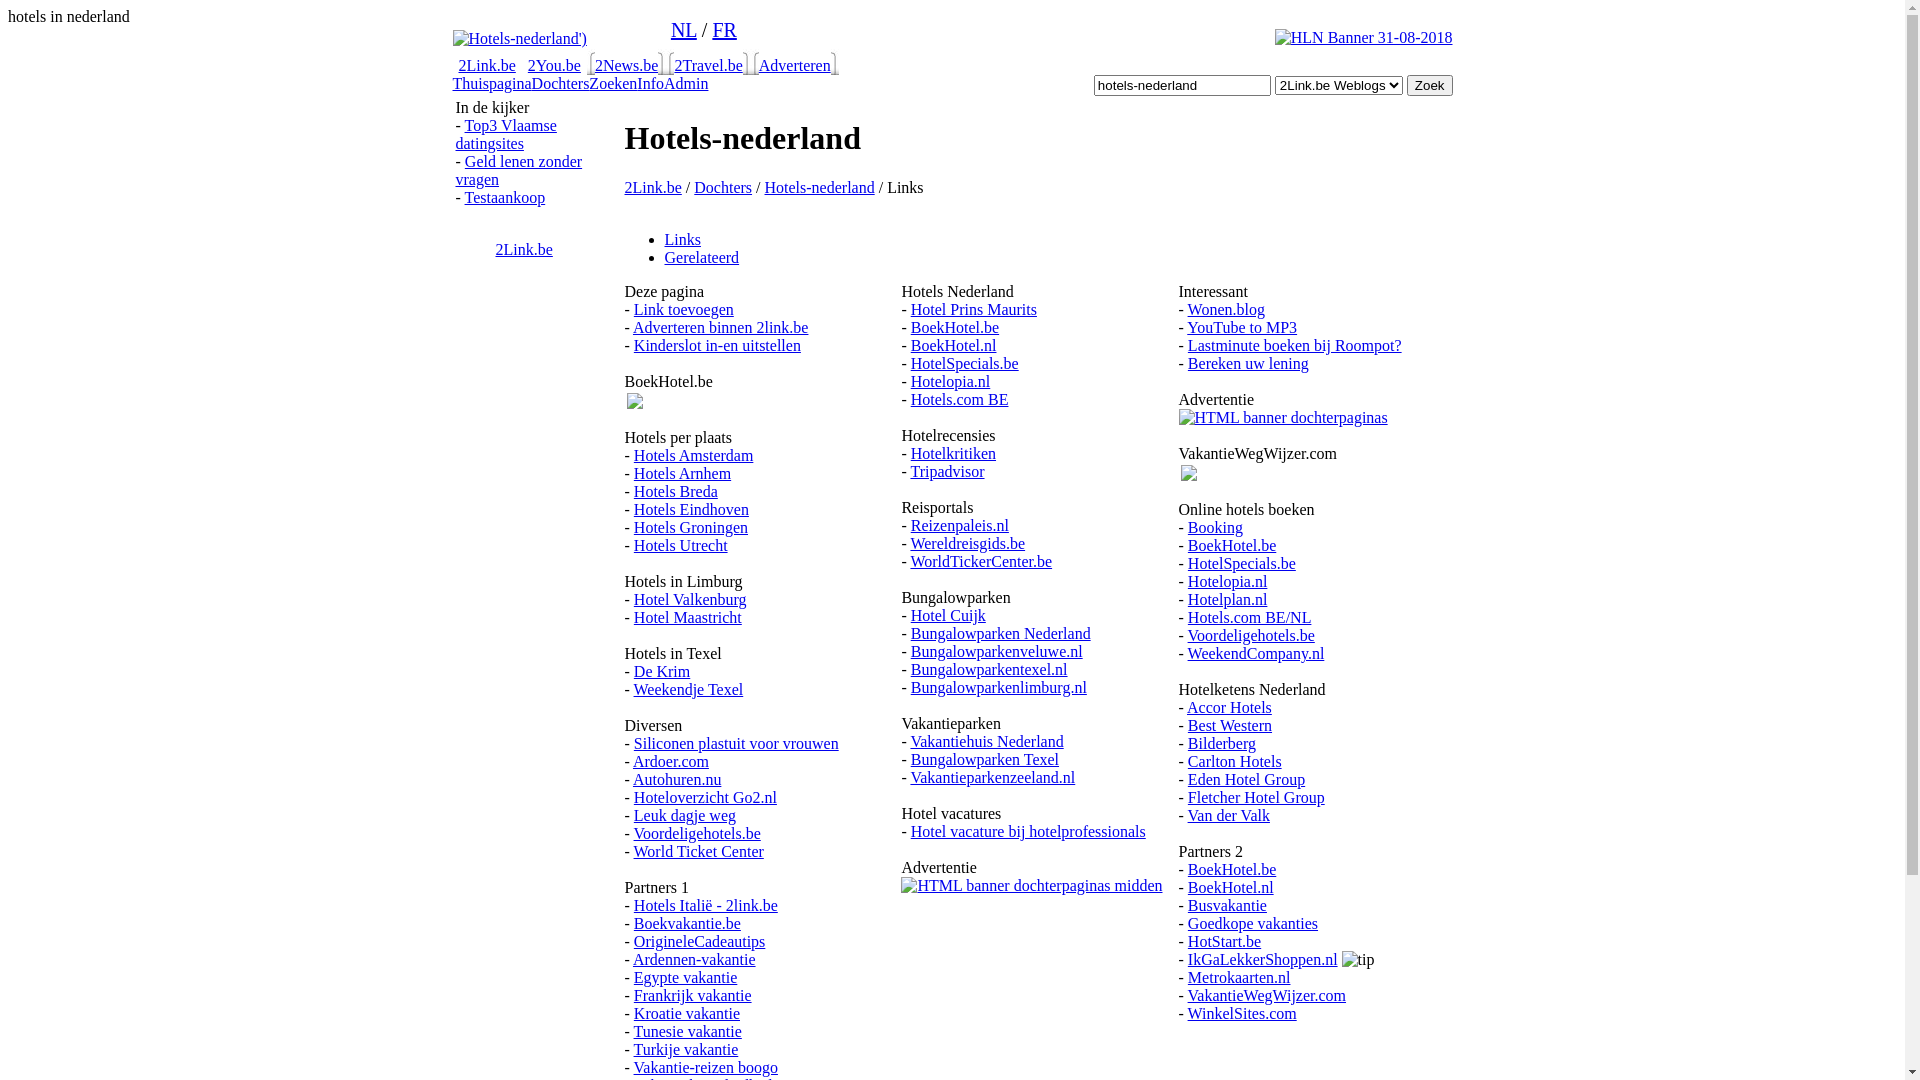 The width and height of the screenshot is (1920, 1080). I want to click on 'Geld lenen zonder vragen', so click(519, 169).